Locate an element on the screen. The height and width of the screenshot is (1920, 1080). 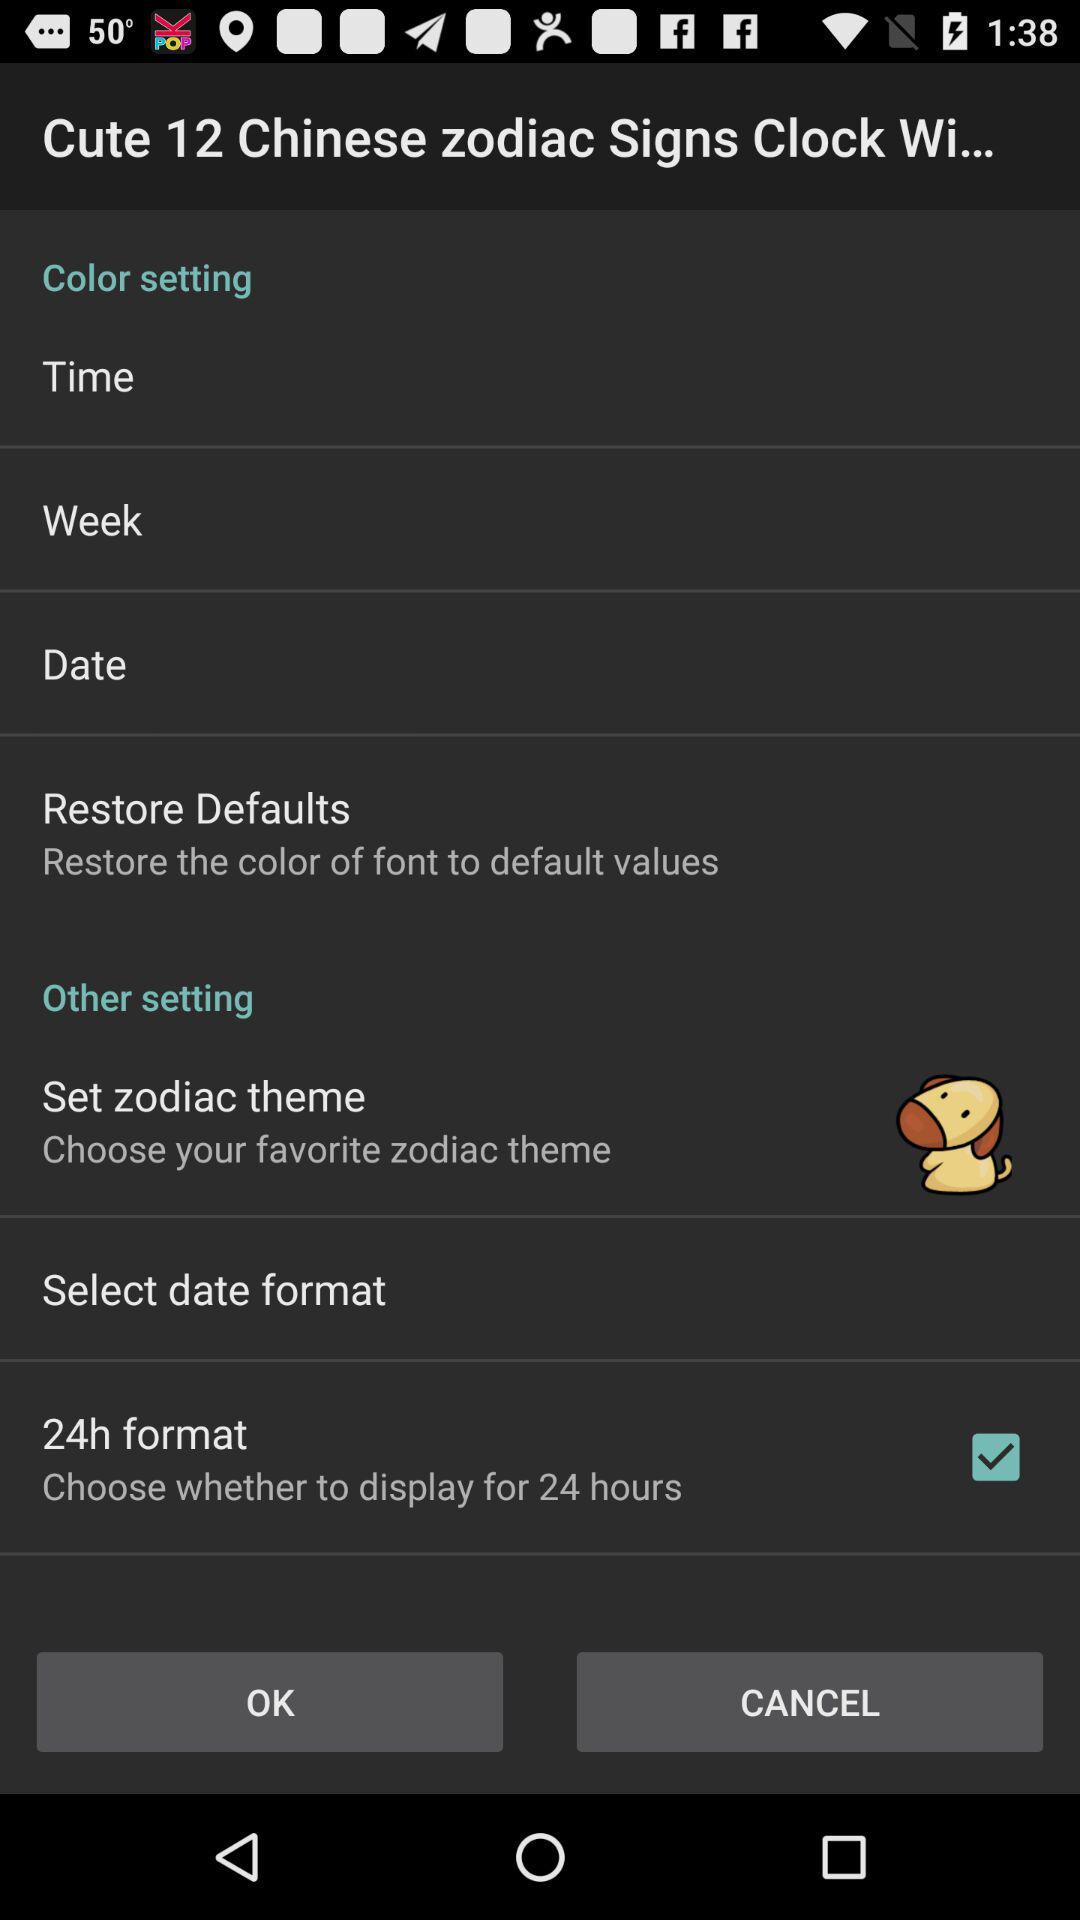
button to the left of cancel item is located at coordinates (270, 1701).